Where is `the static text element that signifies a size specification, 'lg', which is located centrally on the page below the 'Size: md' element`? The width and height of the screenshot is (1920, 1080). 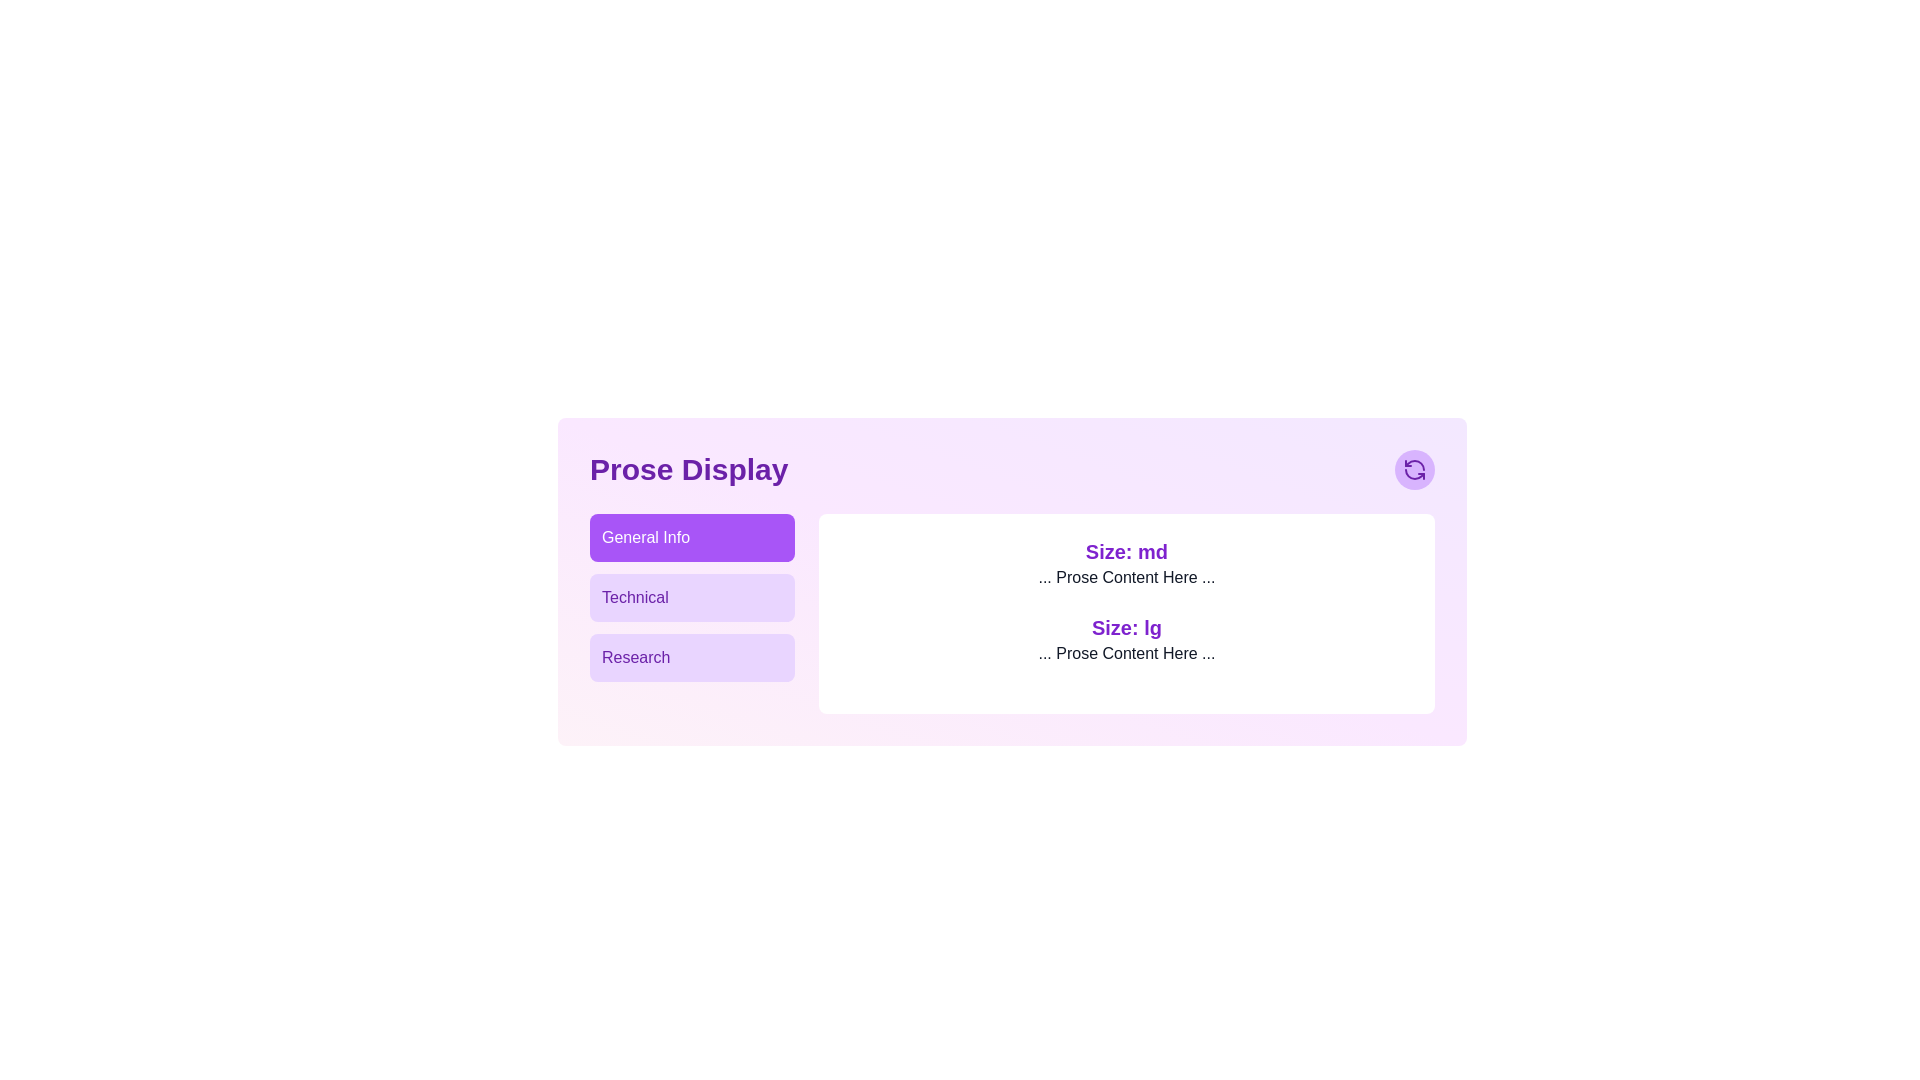 the static text element that signifies a size specification, 'lg', which is located centrally on the page below the 'Size: md' element is located at coordinates (1127, 627).